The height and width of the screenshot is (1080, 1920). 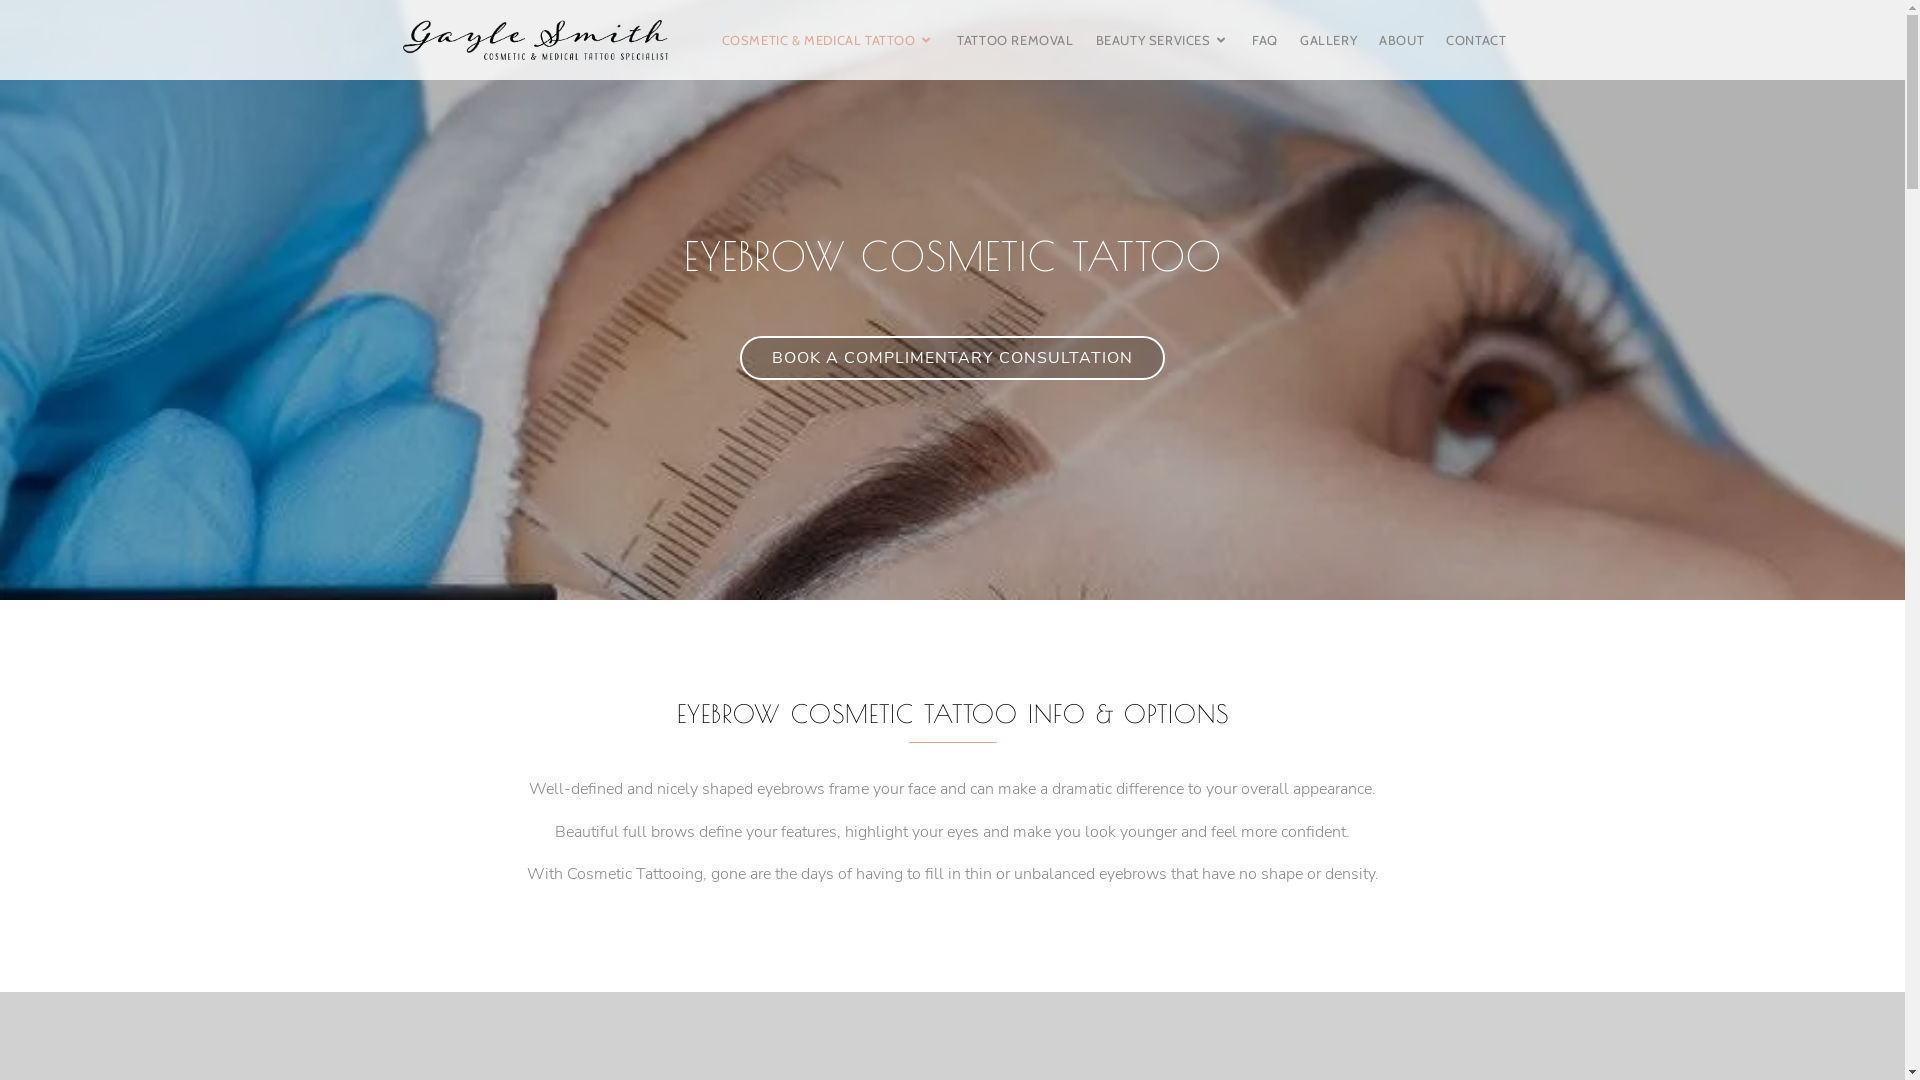 What do you see at coordinates (1400, 39) in the screenshot?
I see `'ABOUT'` at bounding box center [1400, 39].